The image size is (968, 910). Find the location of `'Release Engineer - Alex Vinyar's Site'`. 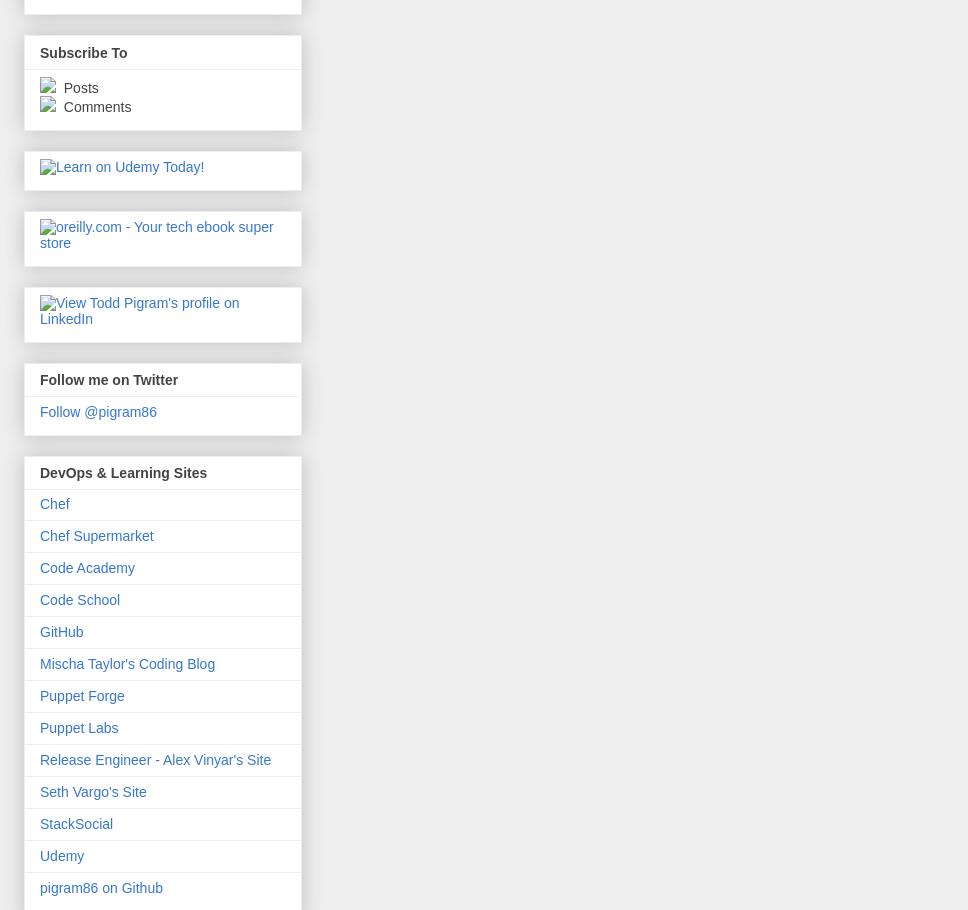

'Release Engineer - Alex Vinyar's Site' is located at coordinates (154, 760).